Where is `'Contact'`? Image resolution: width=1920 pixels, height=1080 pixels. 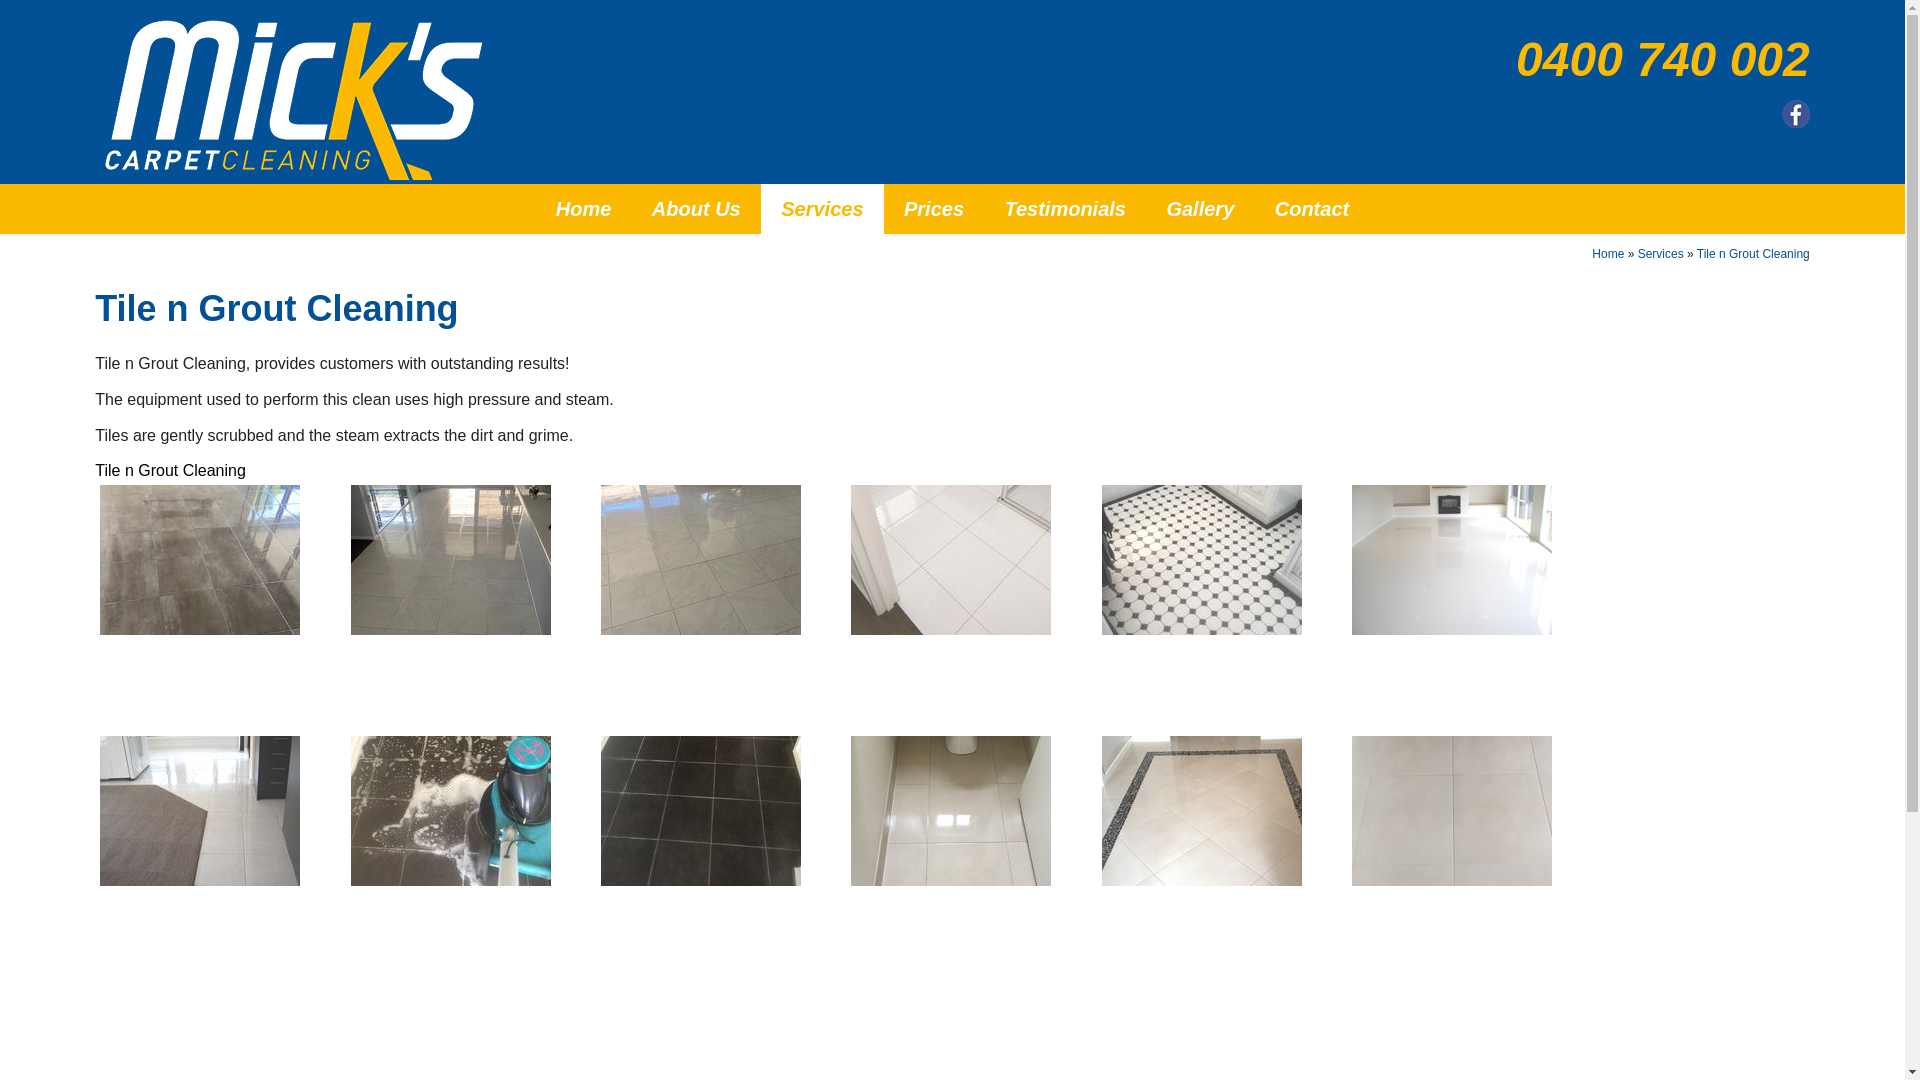
'Contact' is located at coordinates (1311, 208).